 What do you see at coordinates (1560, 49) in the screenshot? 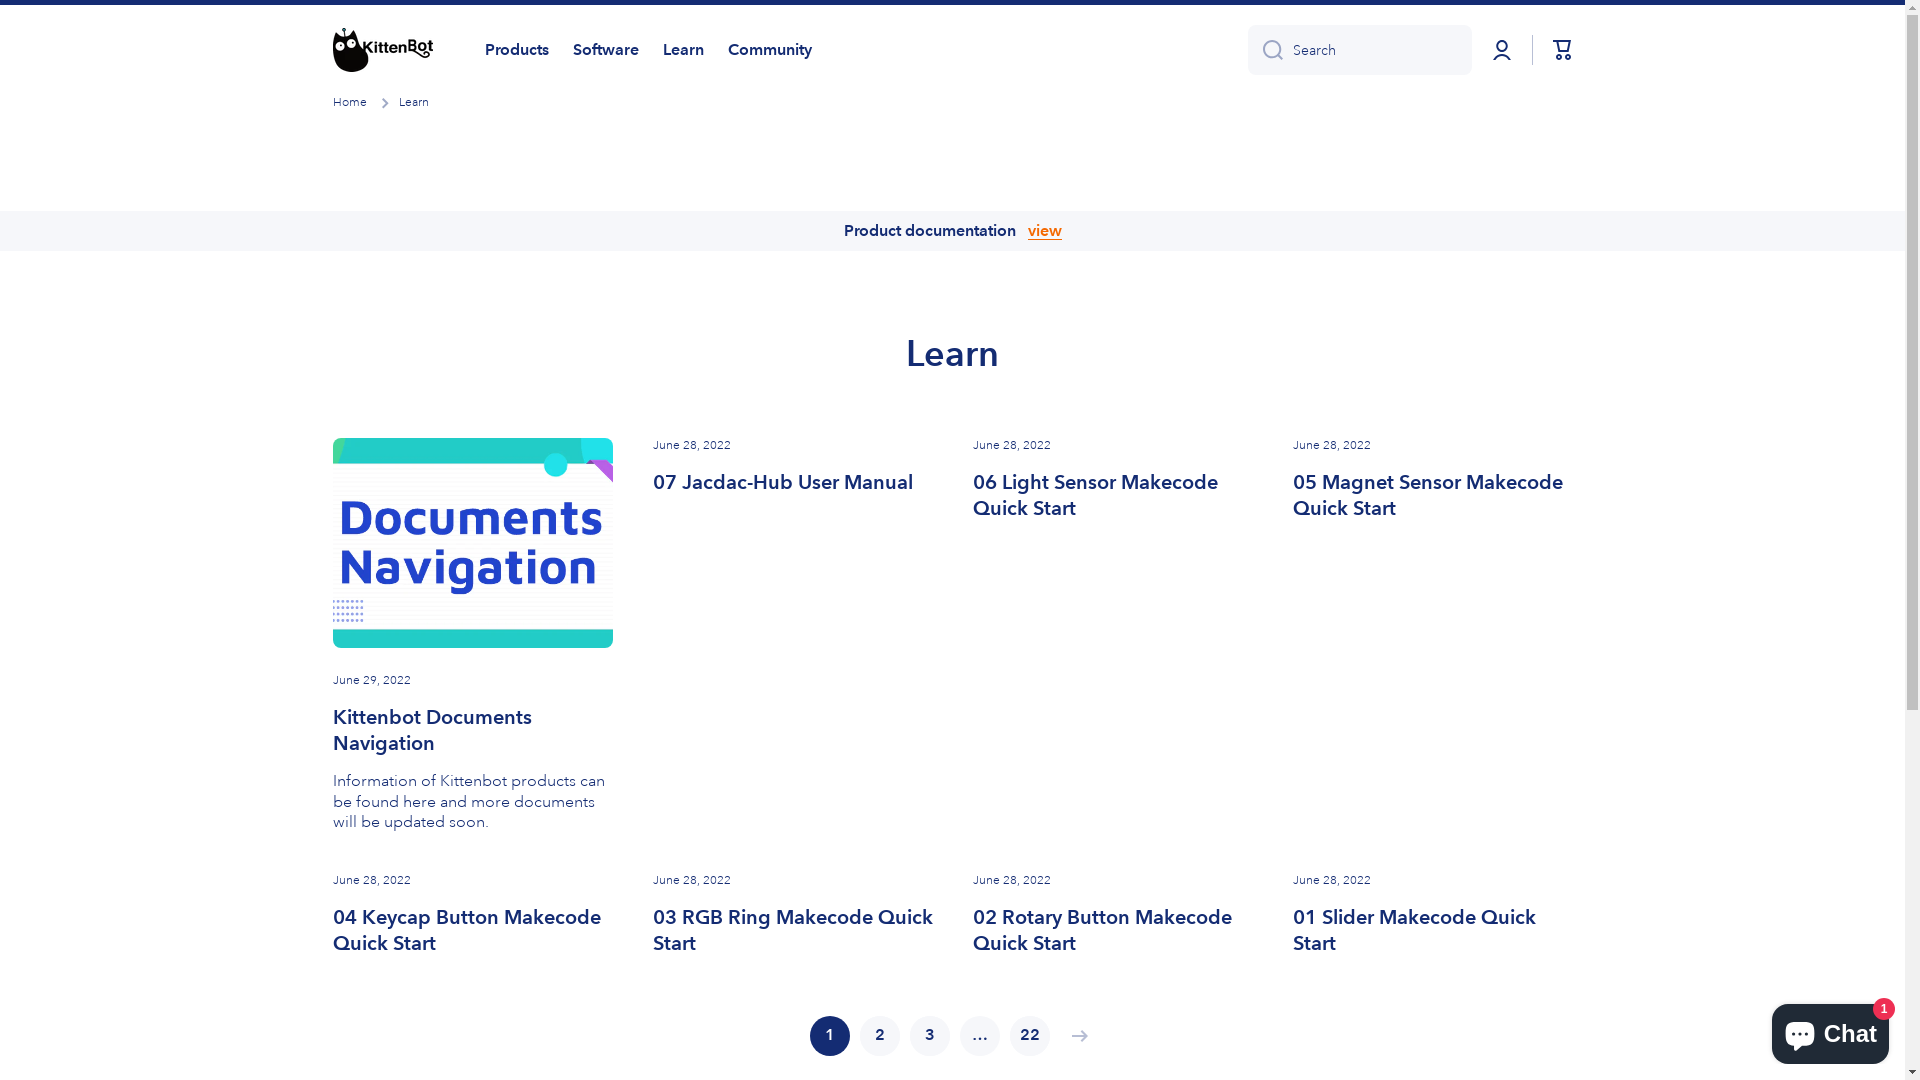
I see `'Cart'` at bounding box center [1560, 49].